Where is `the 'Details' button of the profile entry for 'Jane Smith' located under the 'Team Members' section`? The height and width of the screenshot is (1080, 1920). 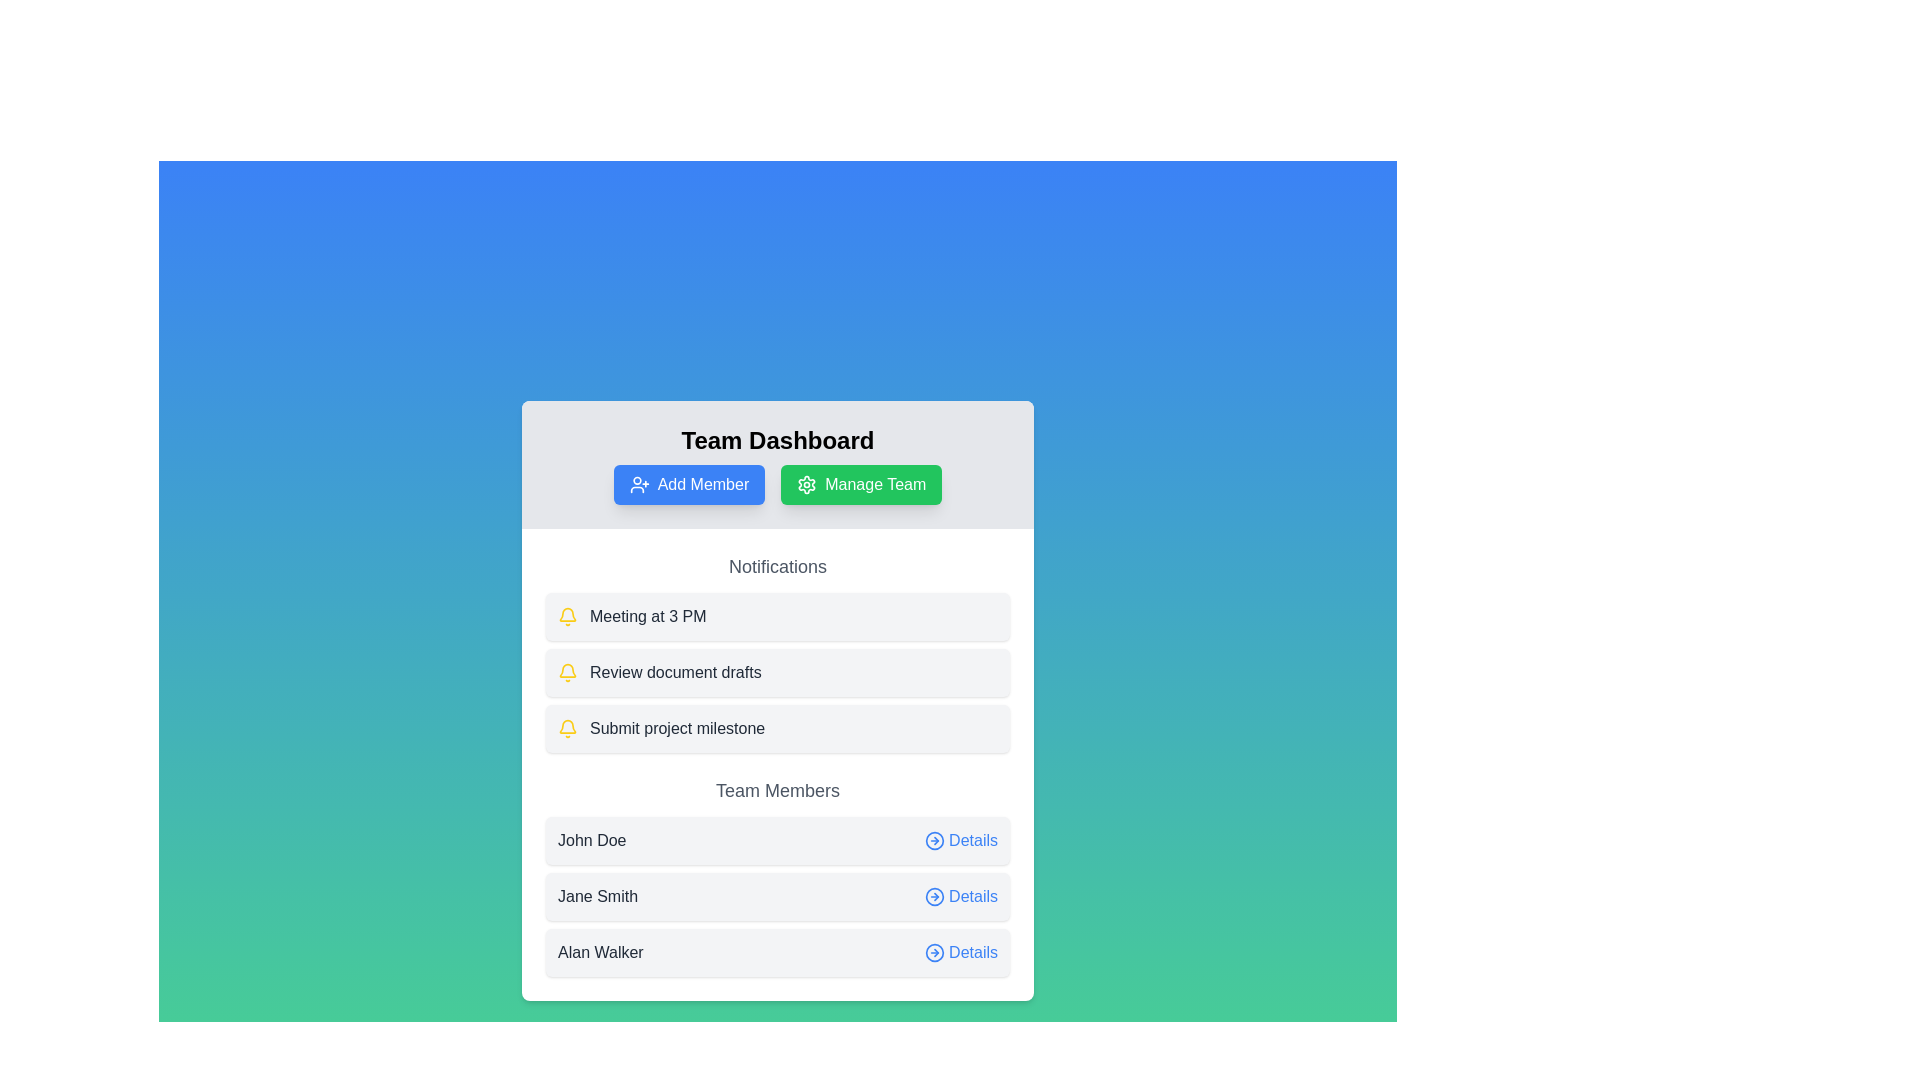 the 'Details' button of the profile entry for 'Jane Smith' located under the 'Team Members' section is located at coordinates (776, 896).